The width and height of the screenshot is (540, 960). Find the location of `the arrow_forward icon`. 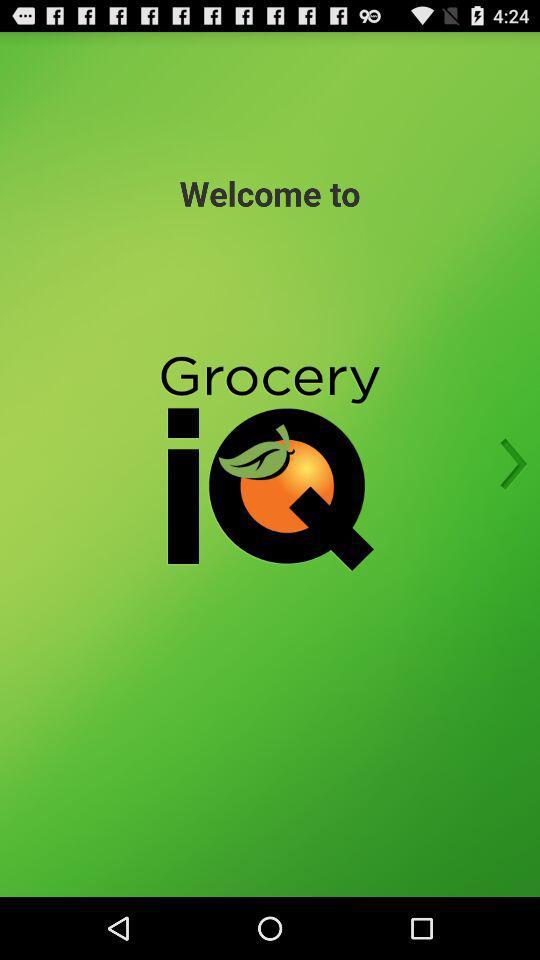

the arrow_forward icon is located at coordinates (507, 495).